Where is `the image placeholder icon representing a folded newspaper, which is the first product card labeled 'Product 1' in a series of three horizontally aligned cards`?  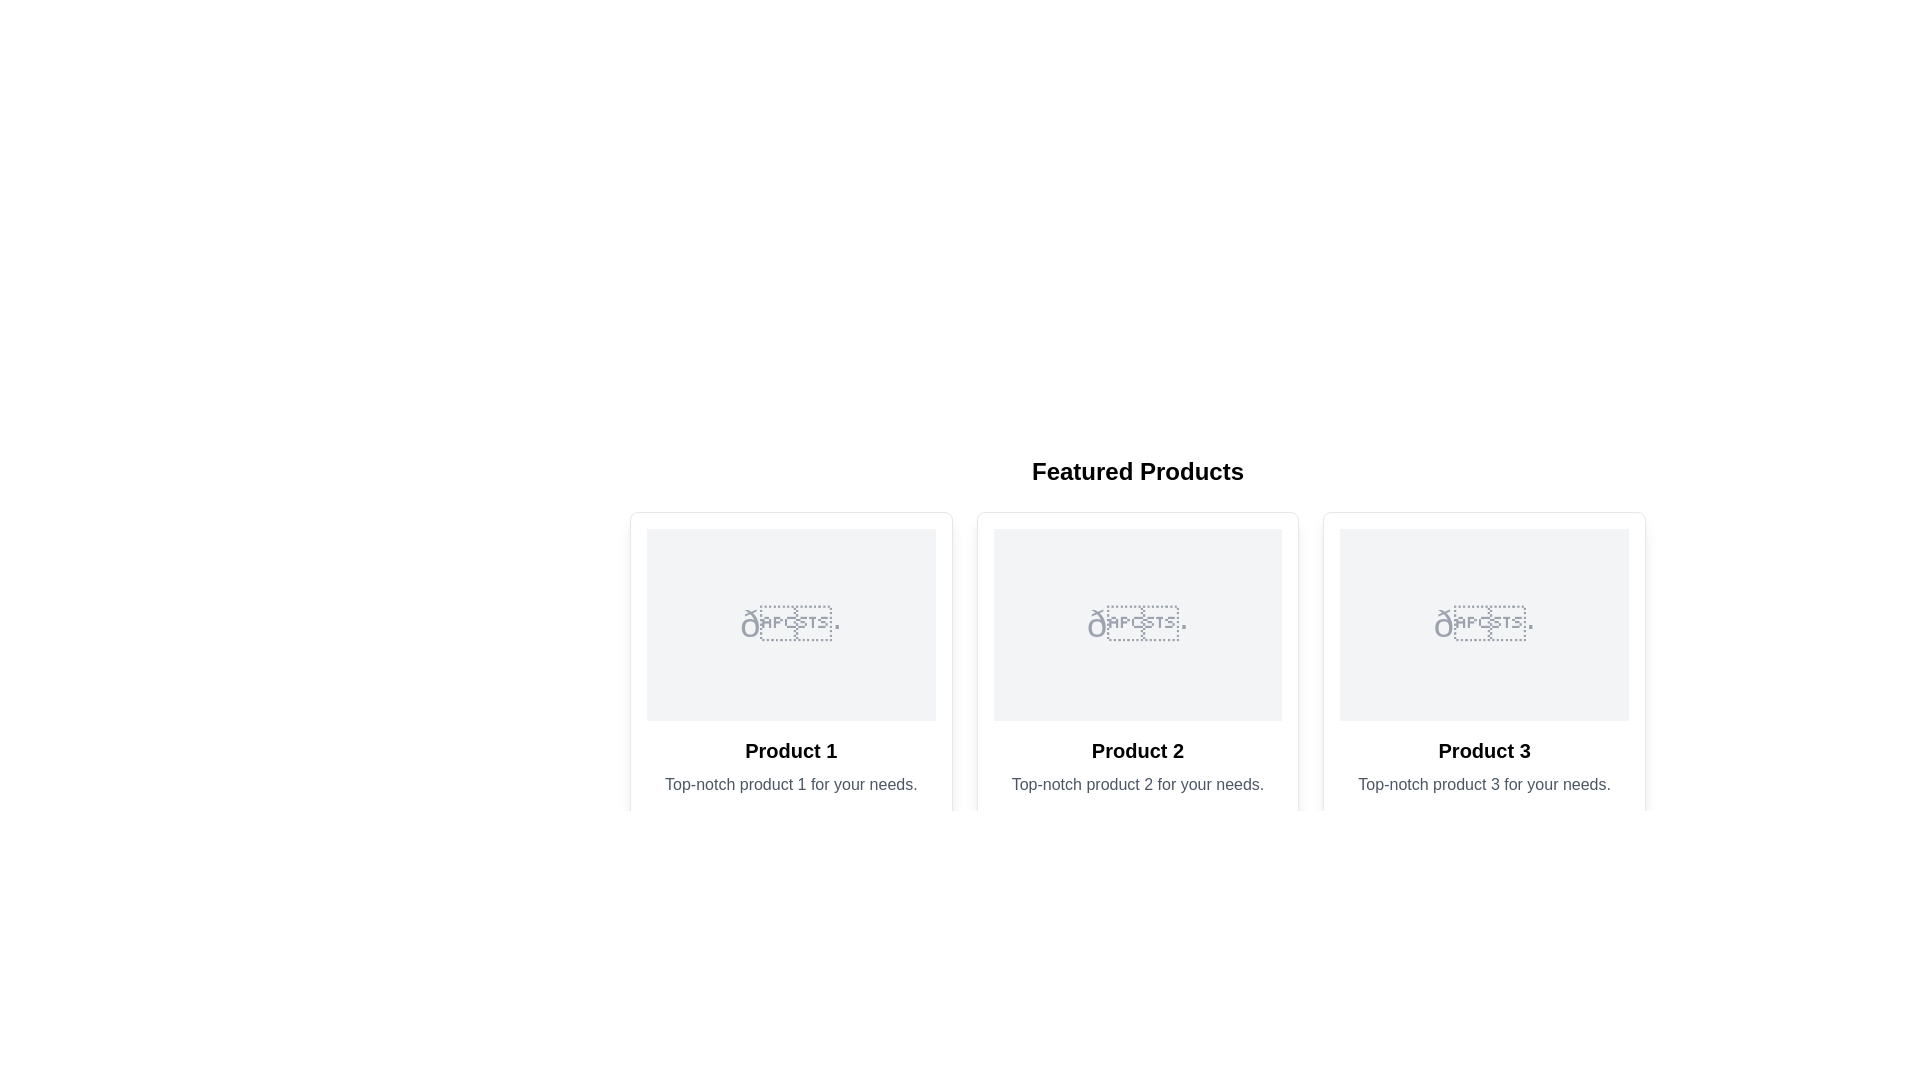
the image placeholder icon representing a folded newspaper, which is the first product card labeled 'Product 1' in a series of three horizontally aligned cards is located at coordinates (790, 623).